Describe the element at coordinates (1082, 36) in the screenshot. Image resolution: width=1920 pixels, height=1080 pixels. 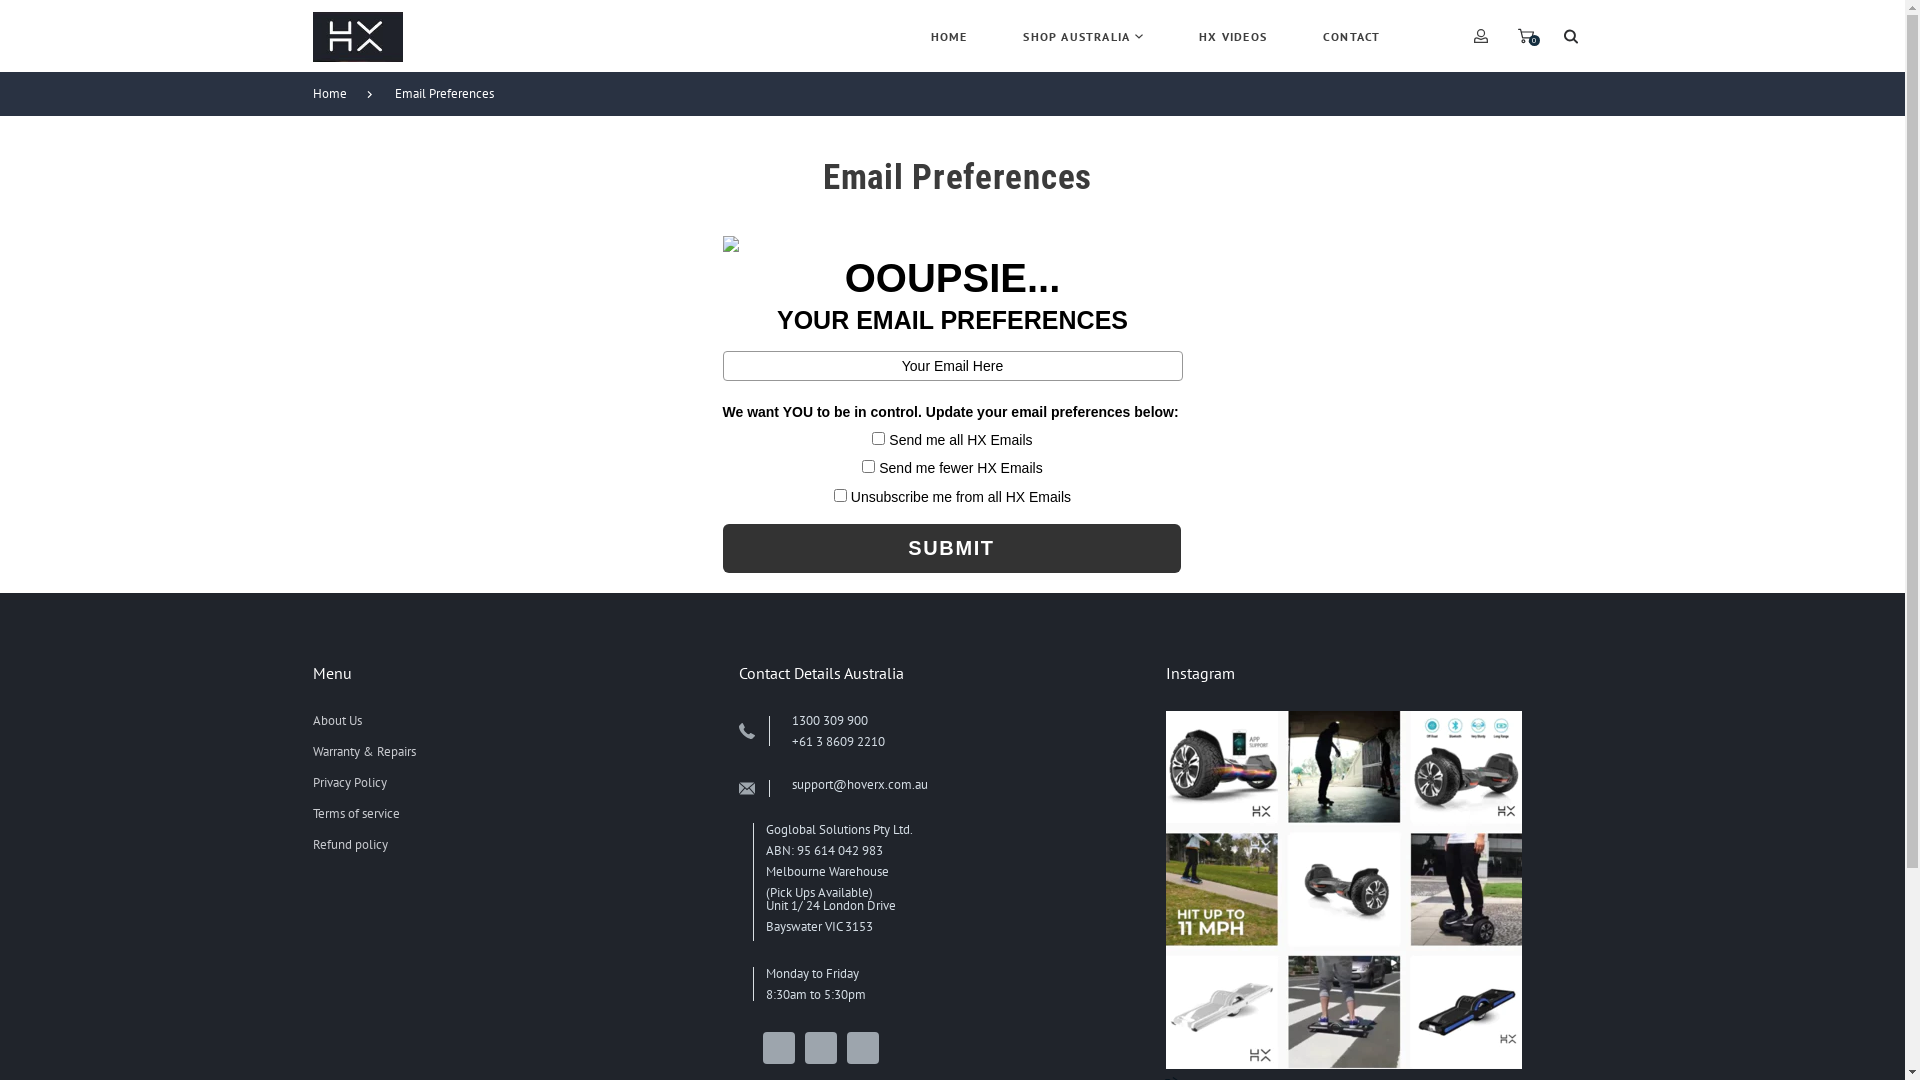
I see `'SHOP AUSTRALIA'` at that location.